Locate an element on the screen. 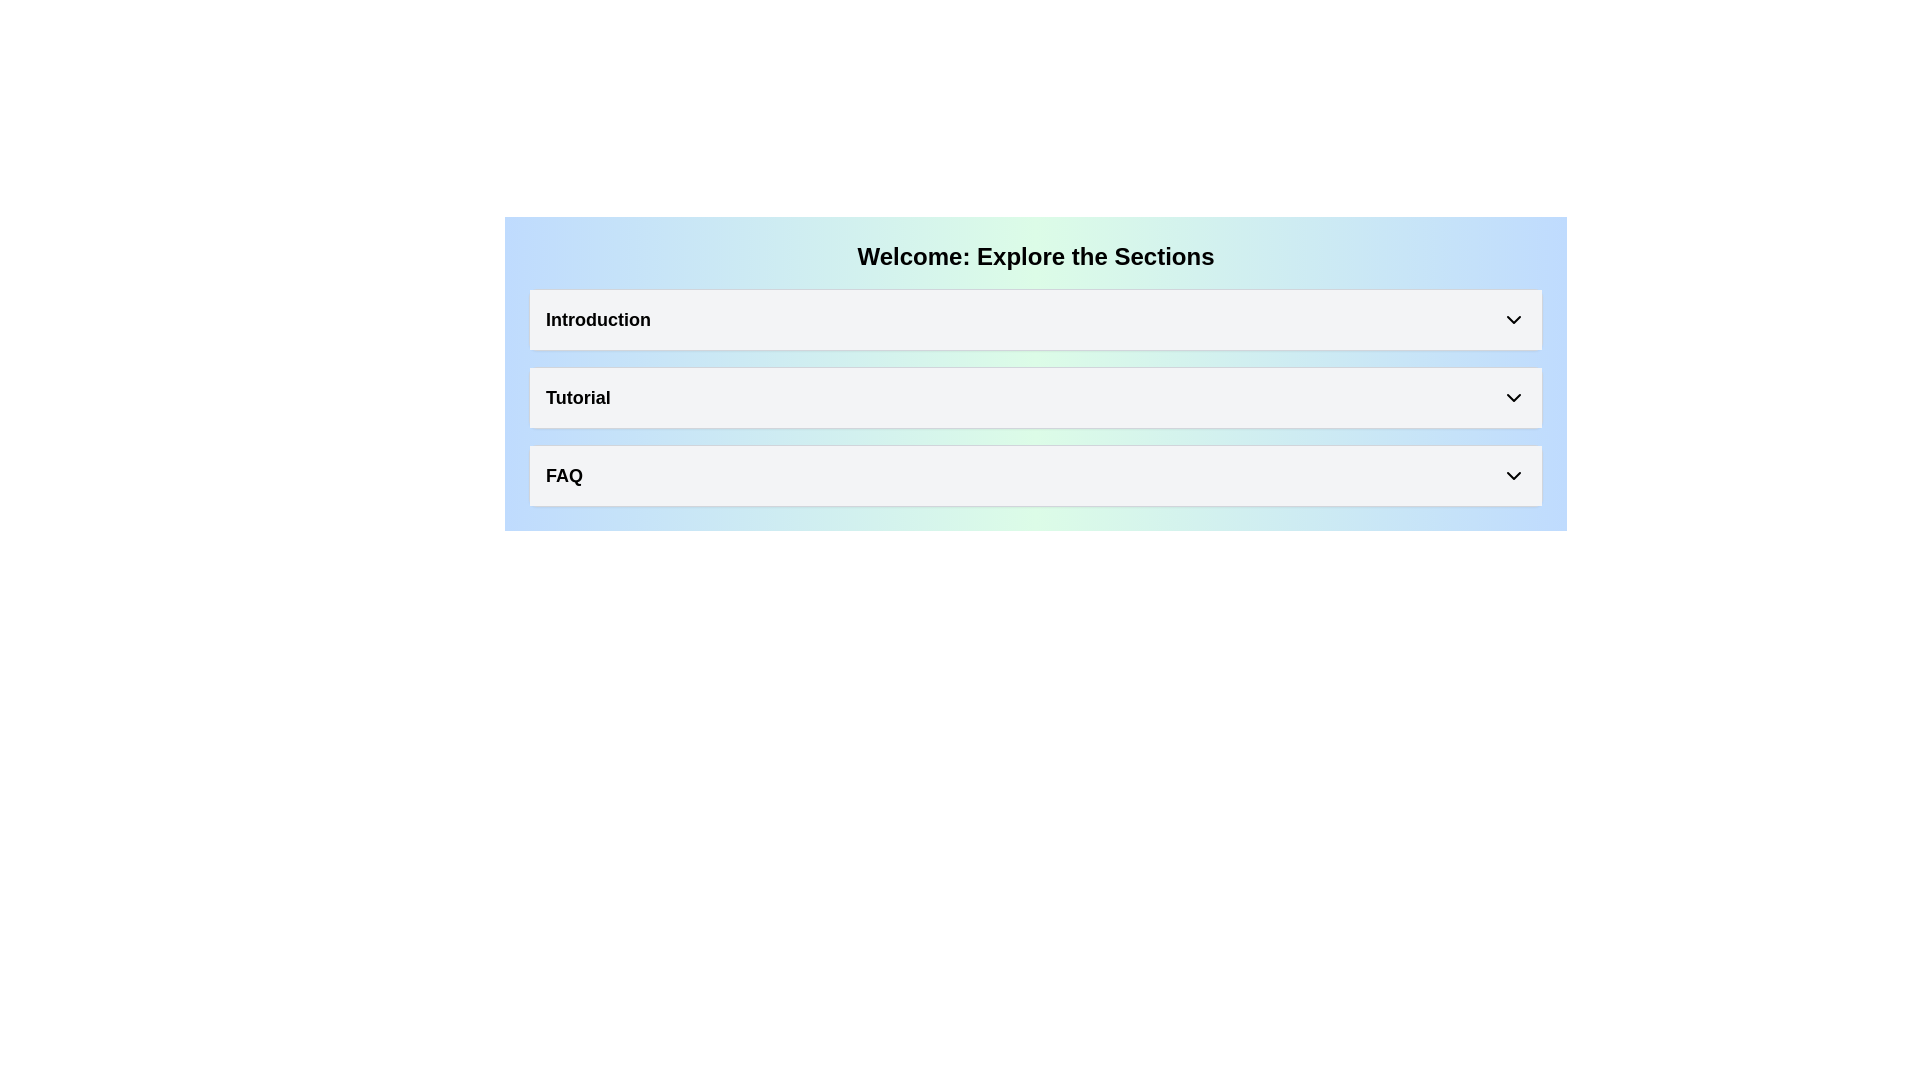 The width and height of the screenshot is (1920, 1080). the 'Tutorial' static text label located in the second row of the vertical list, positioned between 'Introduction' and 'FAQ' is located at coordinates (577, 397).